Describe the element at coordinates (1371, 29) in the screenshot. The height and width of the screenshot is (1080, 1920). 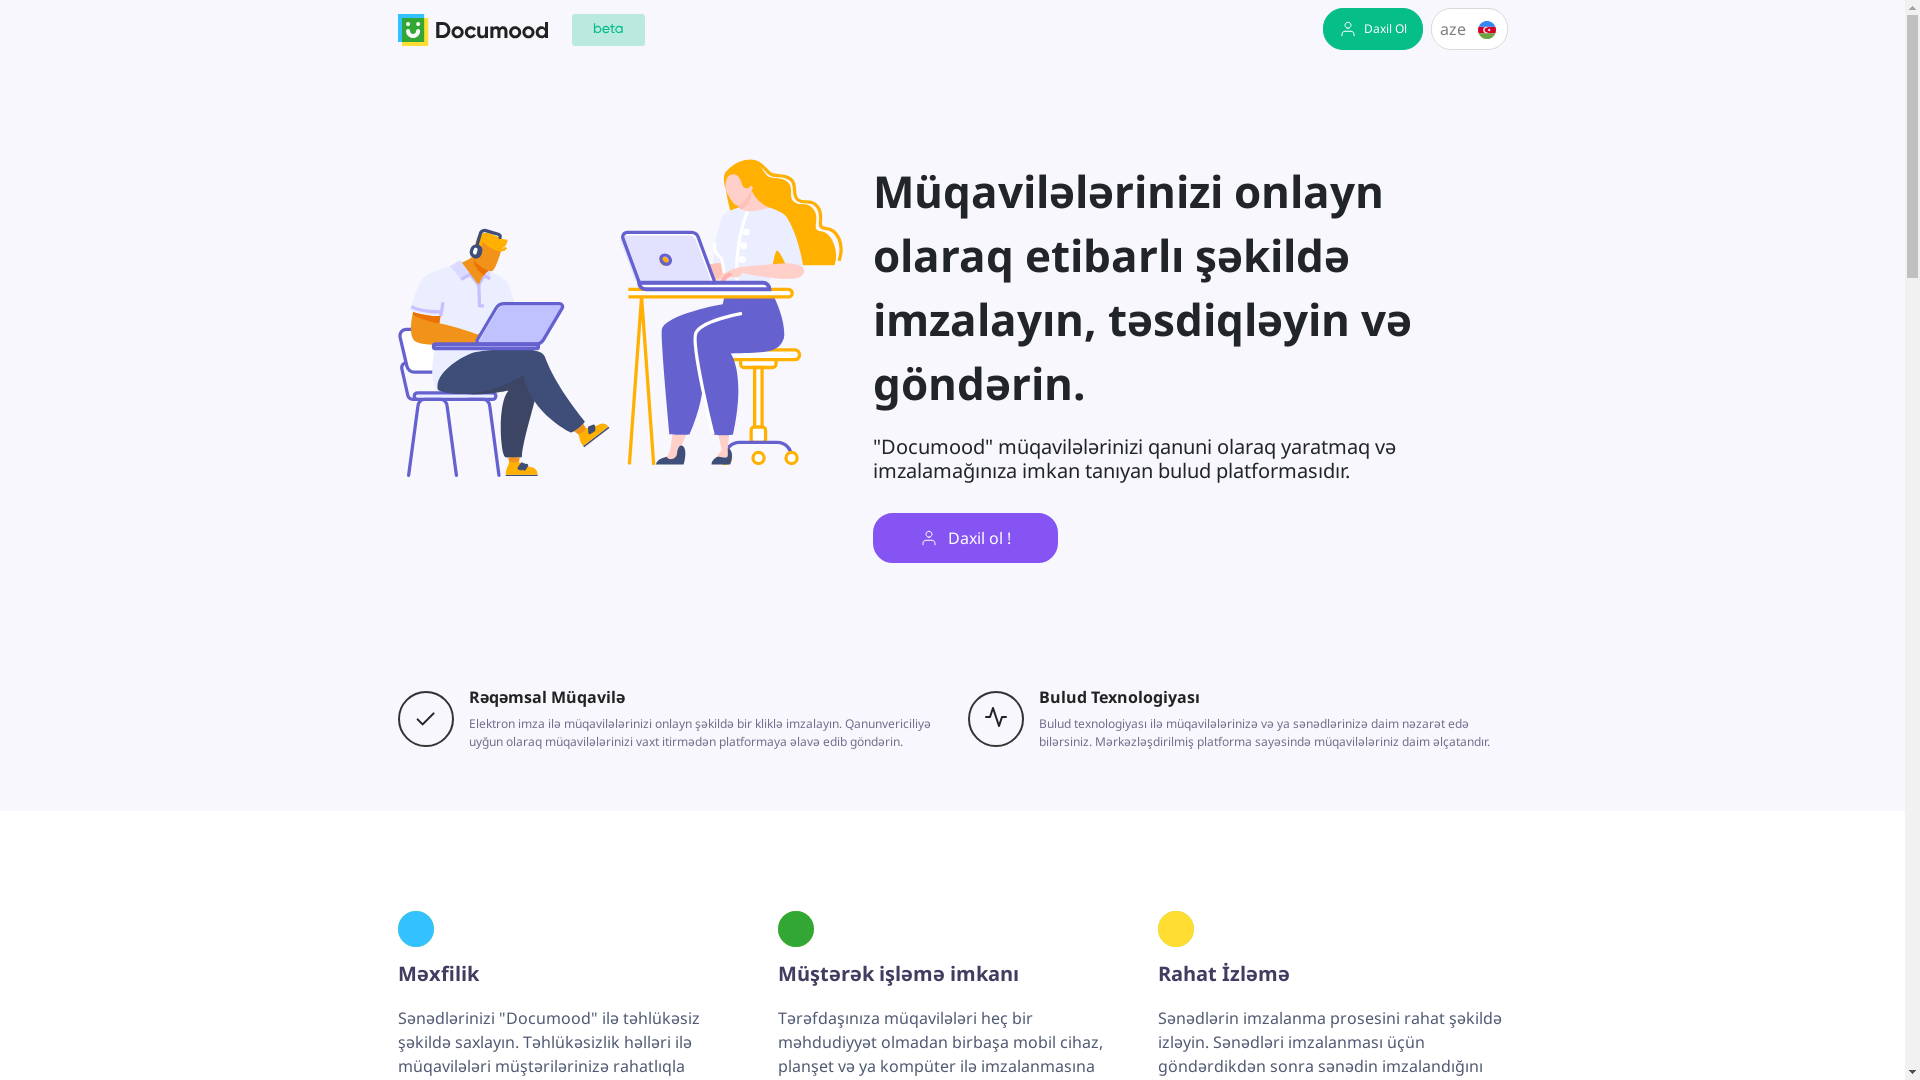
I see `'Daxil Ol'` at that location.